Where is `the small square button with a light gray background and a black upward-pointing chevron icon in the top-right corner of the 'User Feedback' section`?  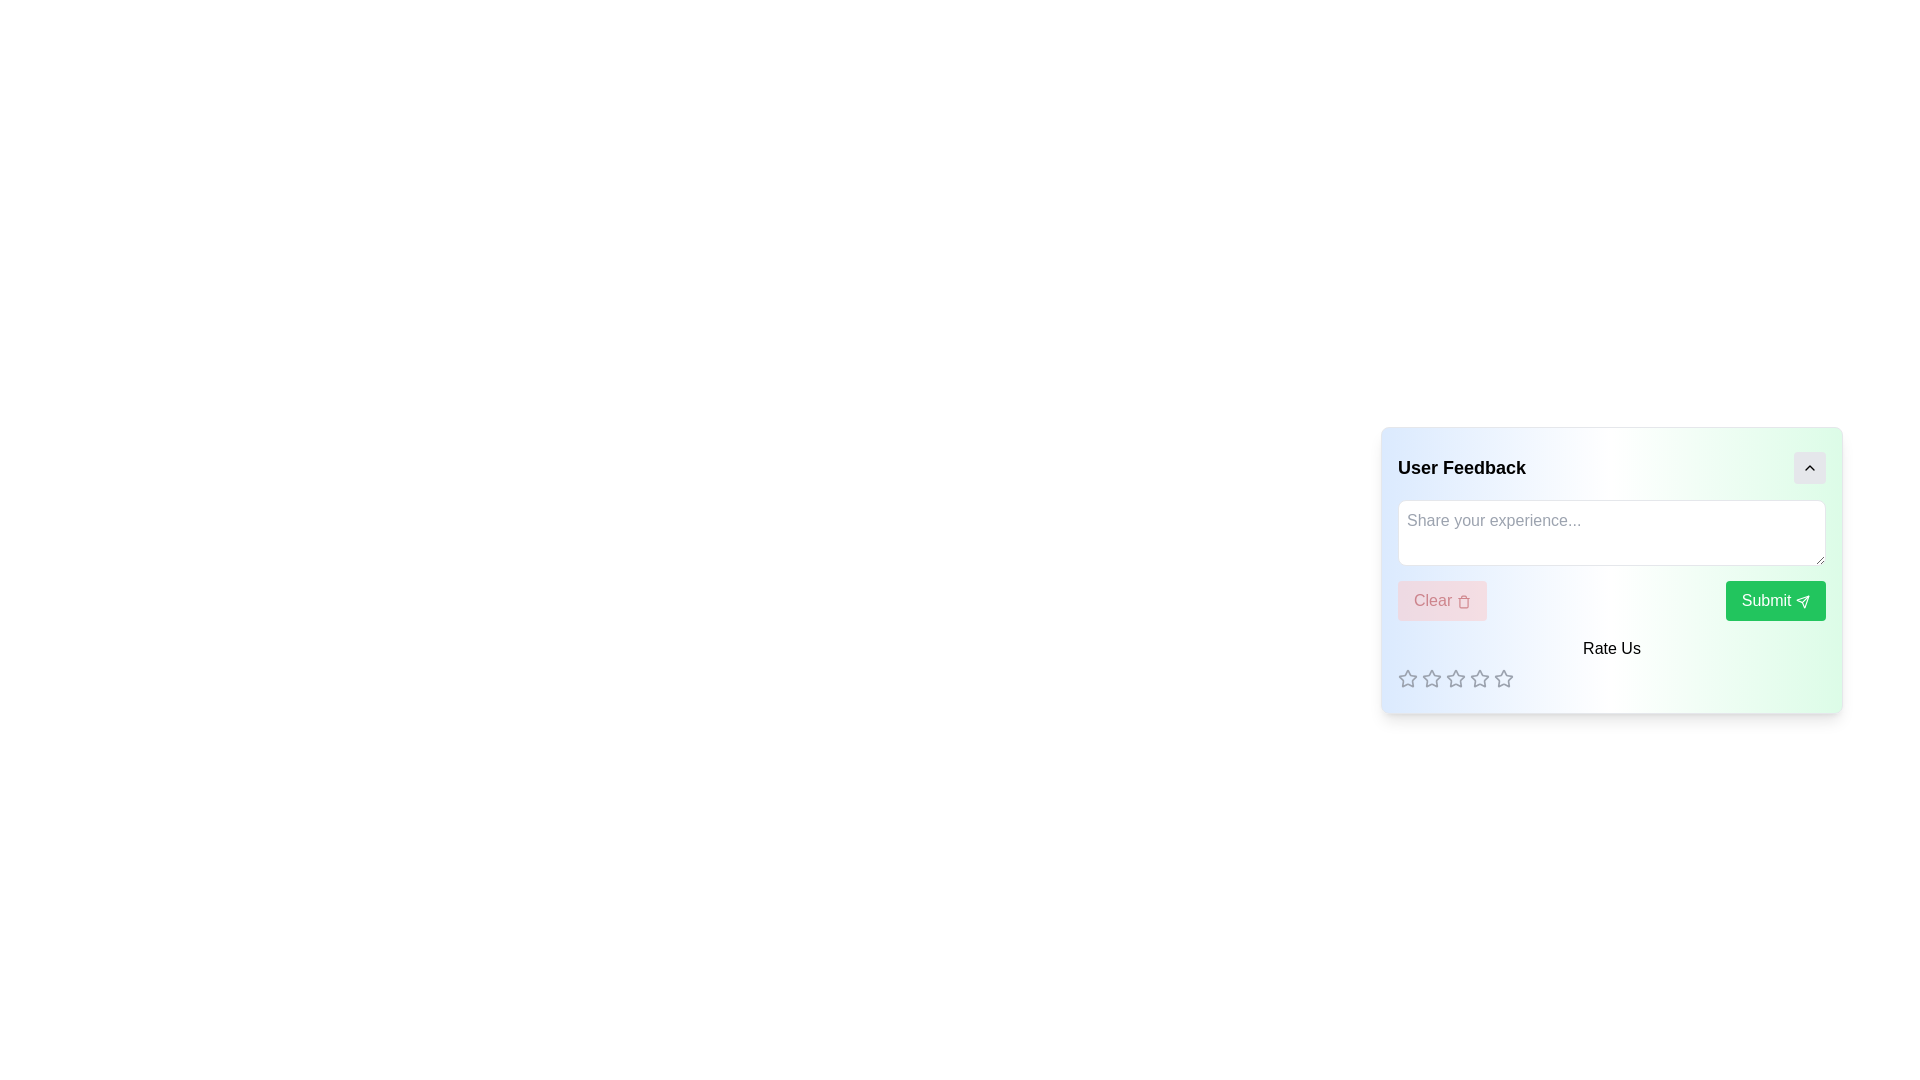
the small square button with a light gray background and a black upward-pointing chevron icon in the top-right corner of the 'User Feedback' section is located at coordinates (1809, 467).